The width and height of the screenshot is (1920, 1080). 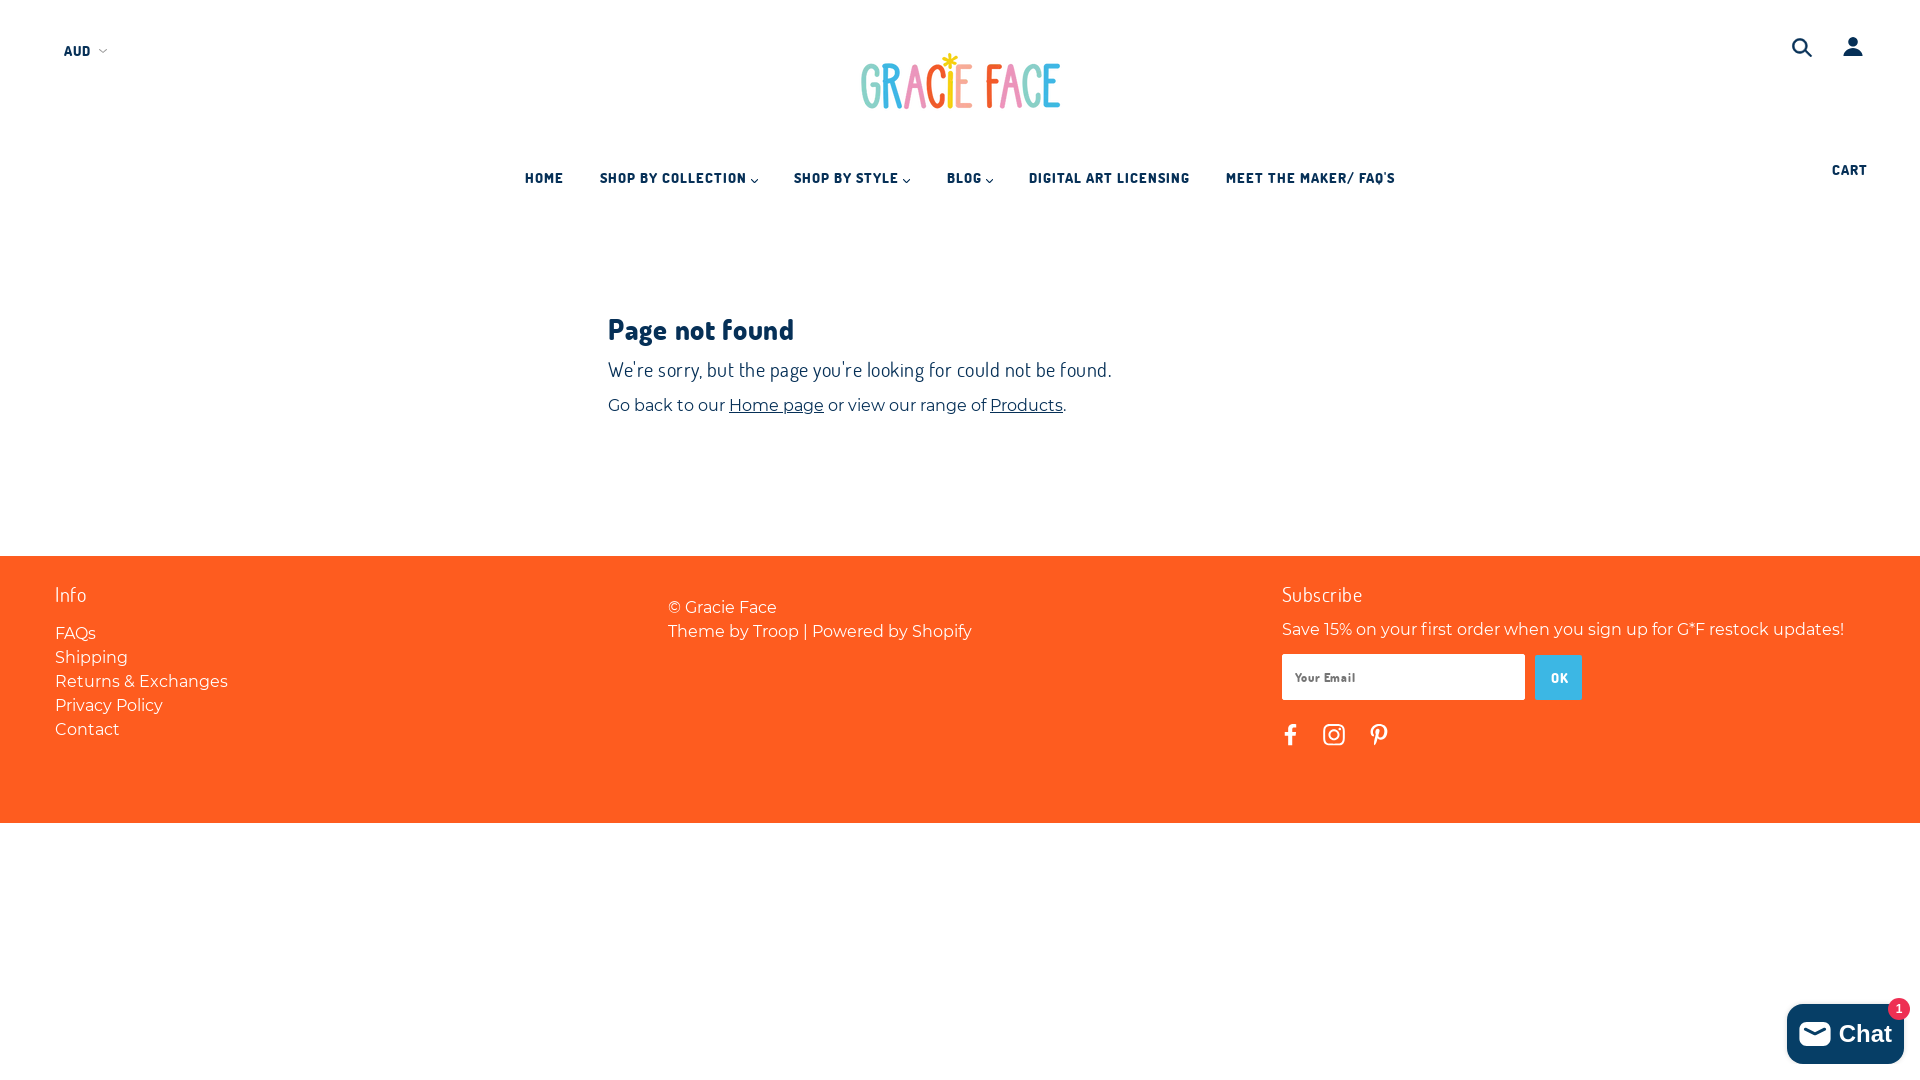 What do you see at coordinates (1208, 185) in the screenshot?
I see `'MEET THE MAKER/ FAQ'S'` at bounding box center [1208, 185].